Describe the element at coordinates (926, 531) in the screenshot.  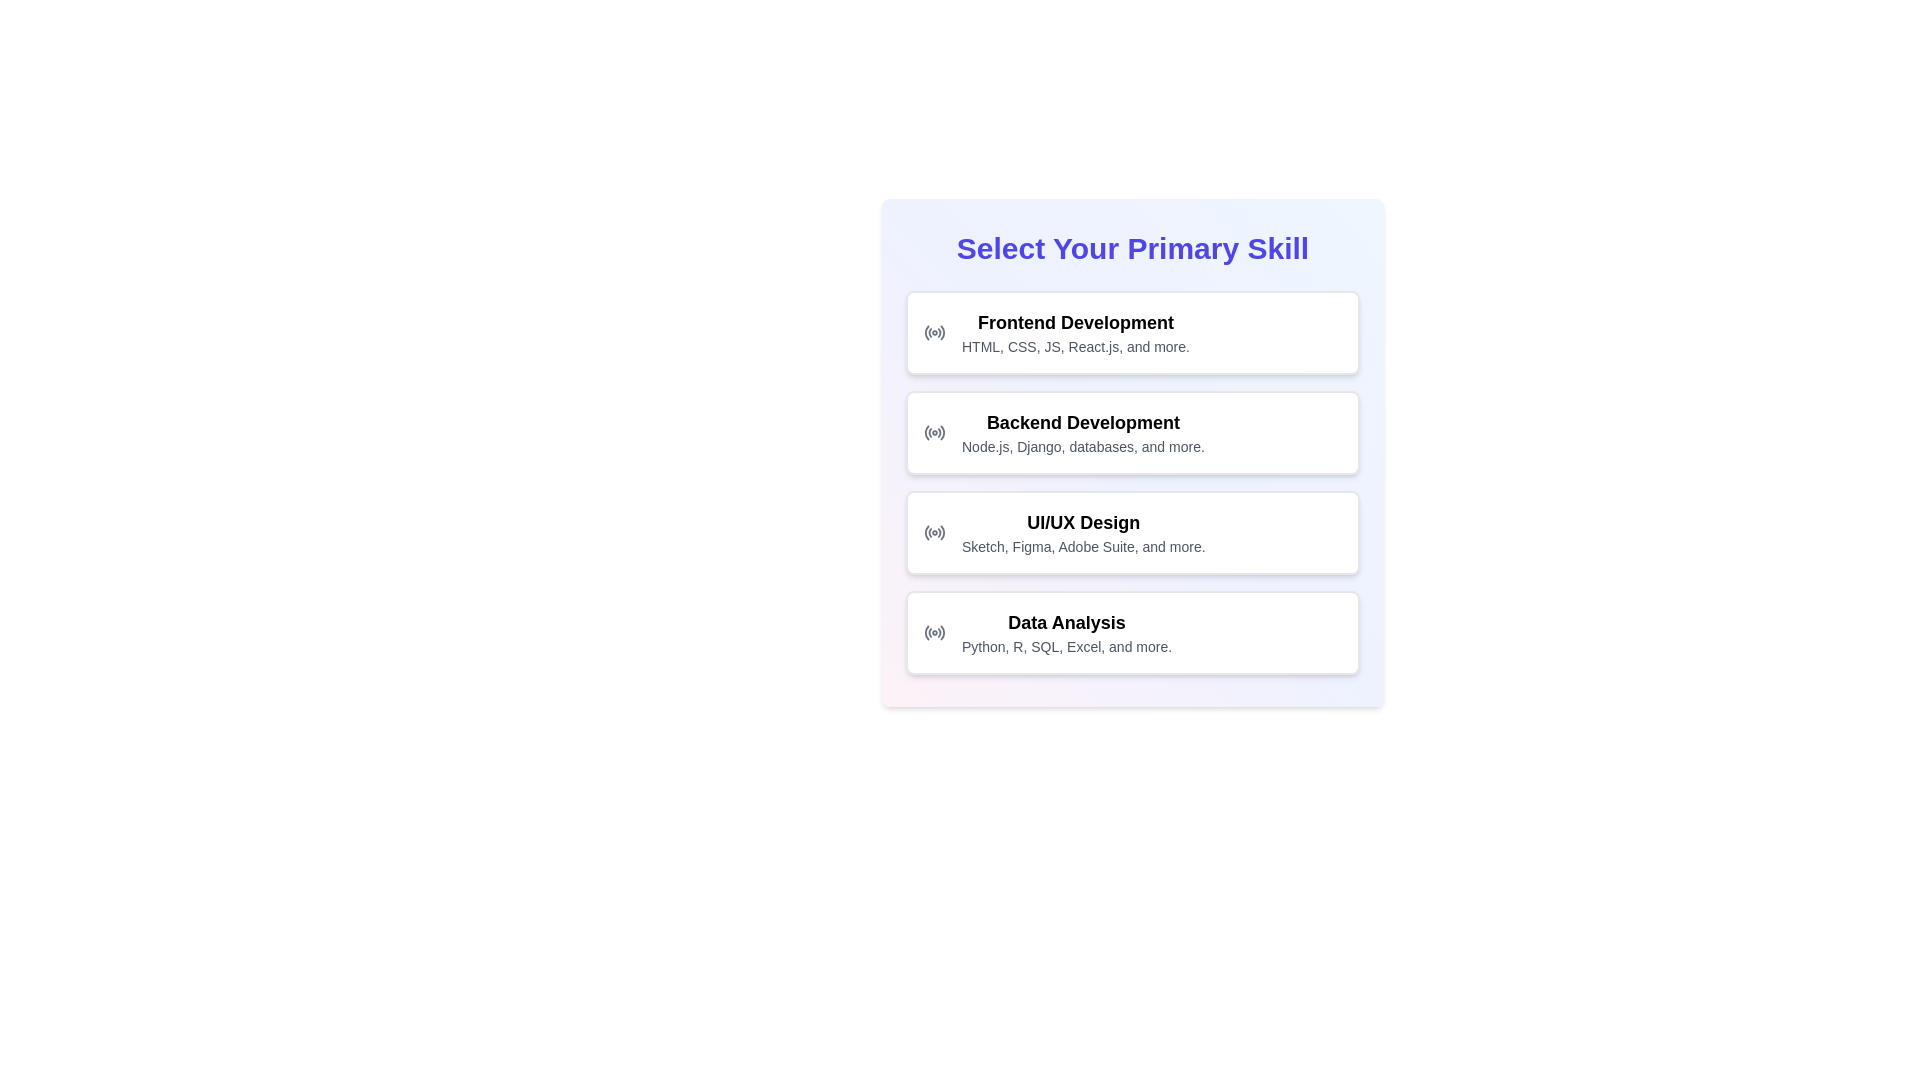
I see `the innermost part of the left wave group of the radio icon within the 'UI/UX Design' option box, which is an SVG curve resembling a sound wave` at that location.